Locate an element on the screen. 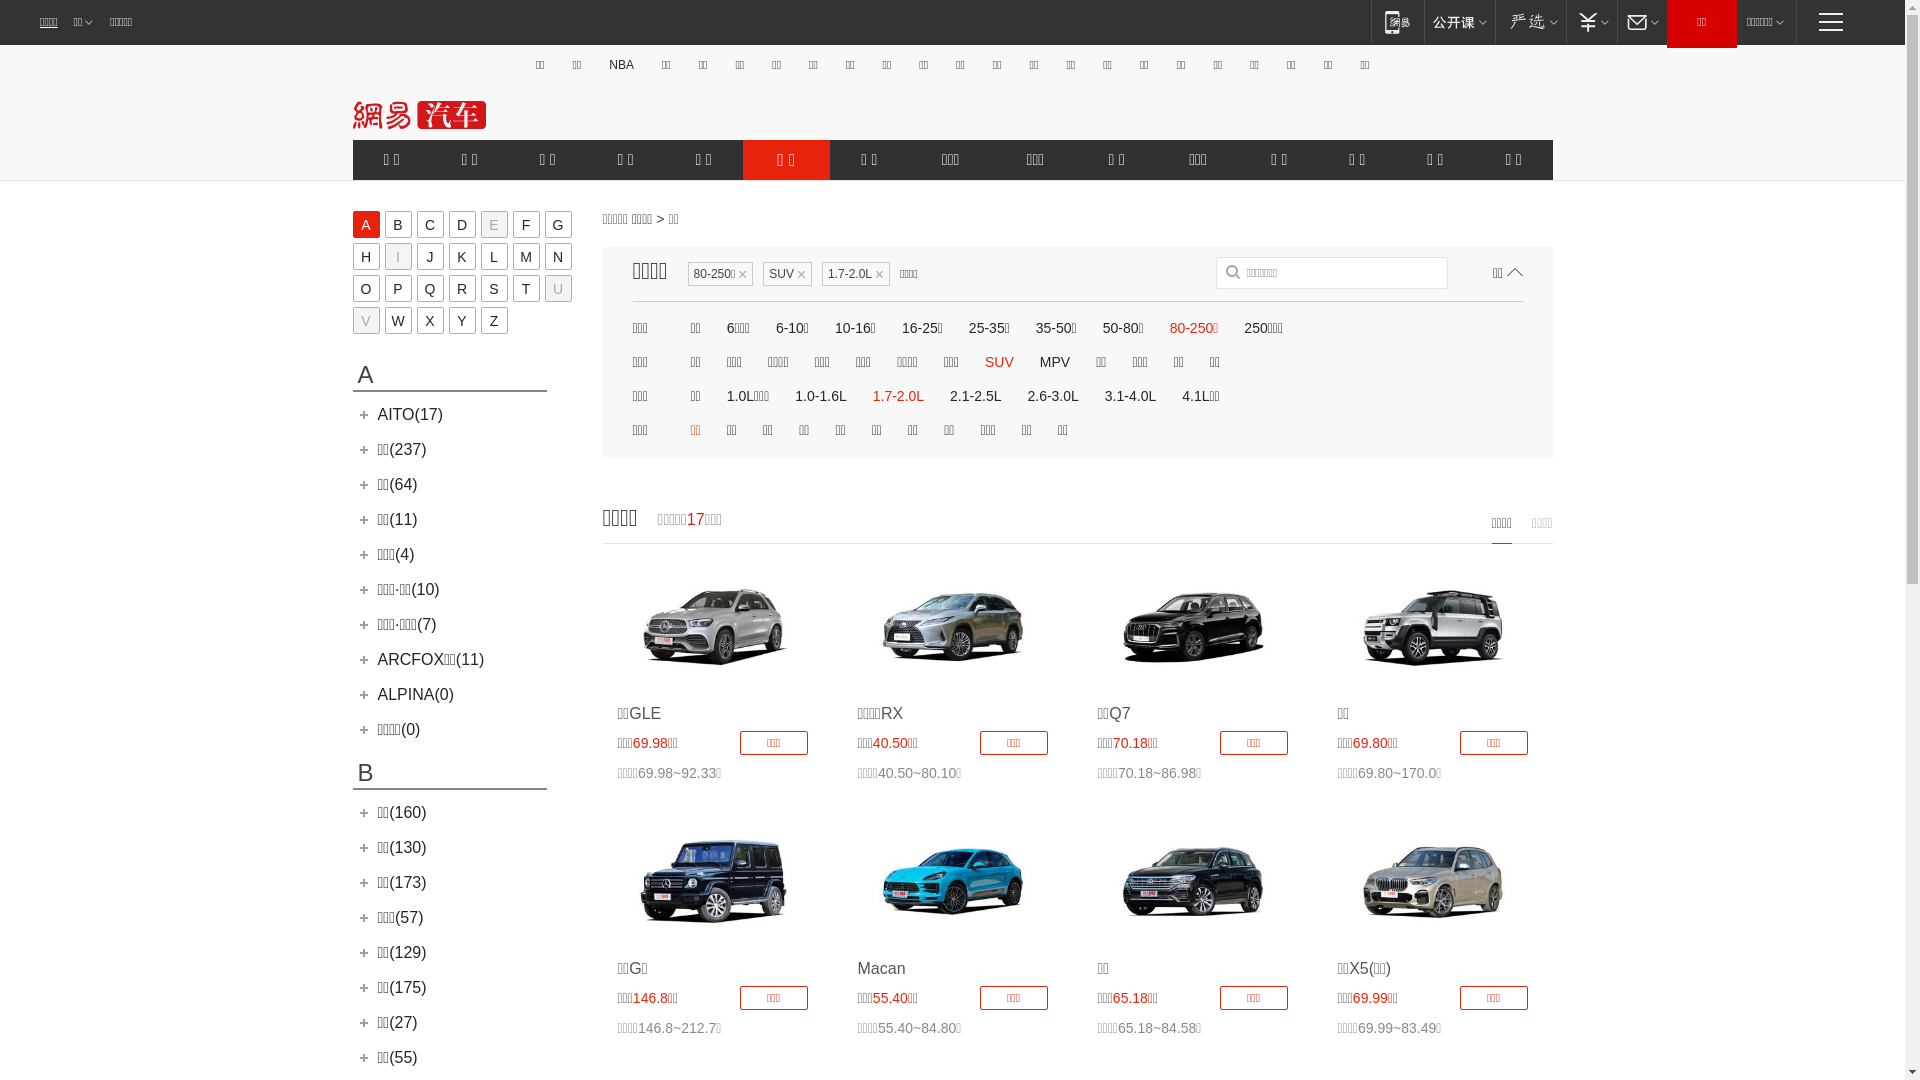  'U' is located at coordinates (543, 288).